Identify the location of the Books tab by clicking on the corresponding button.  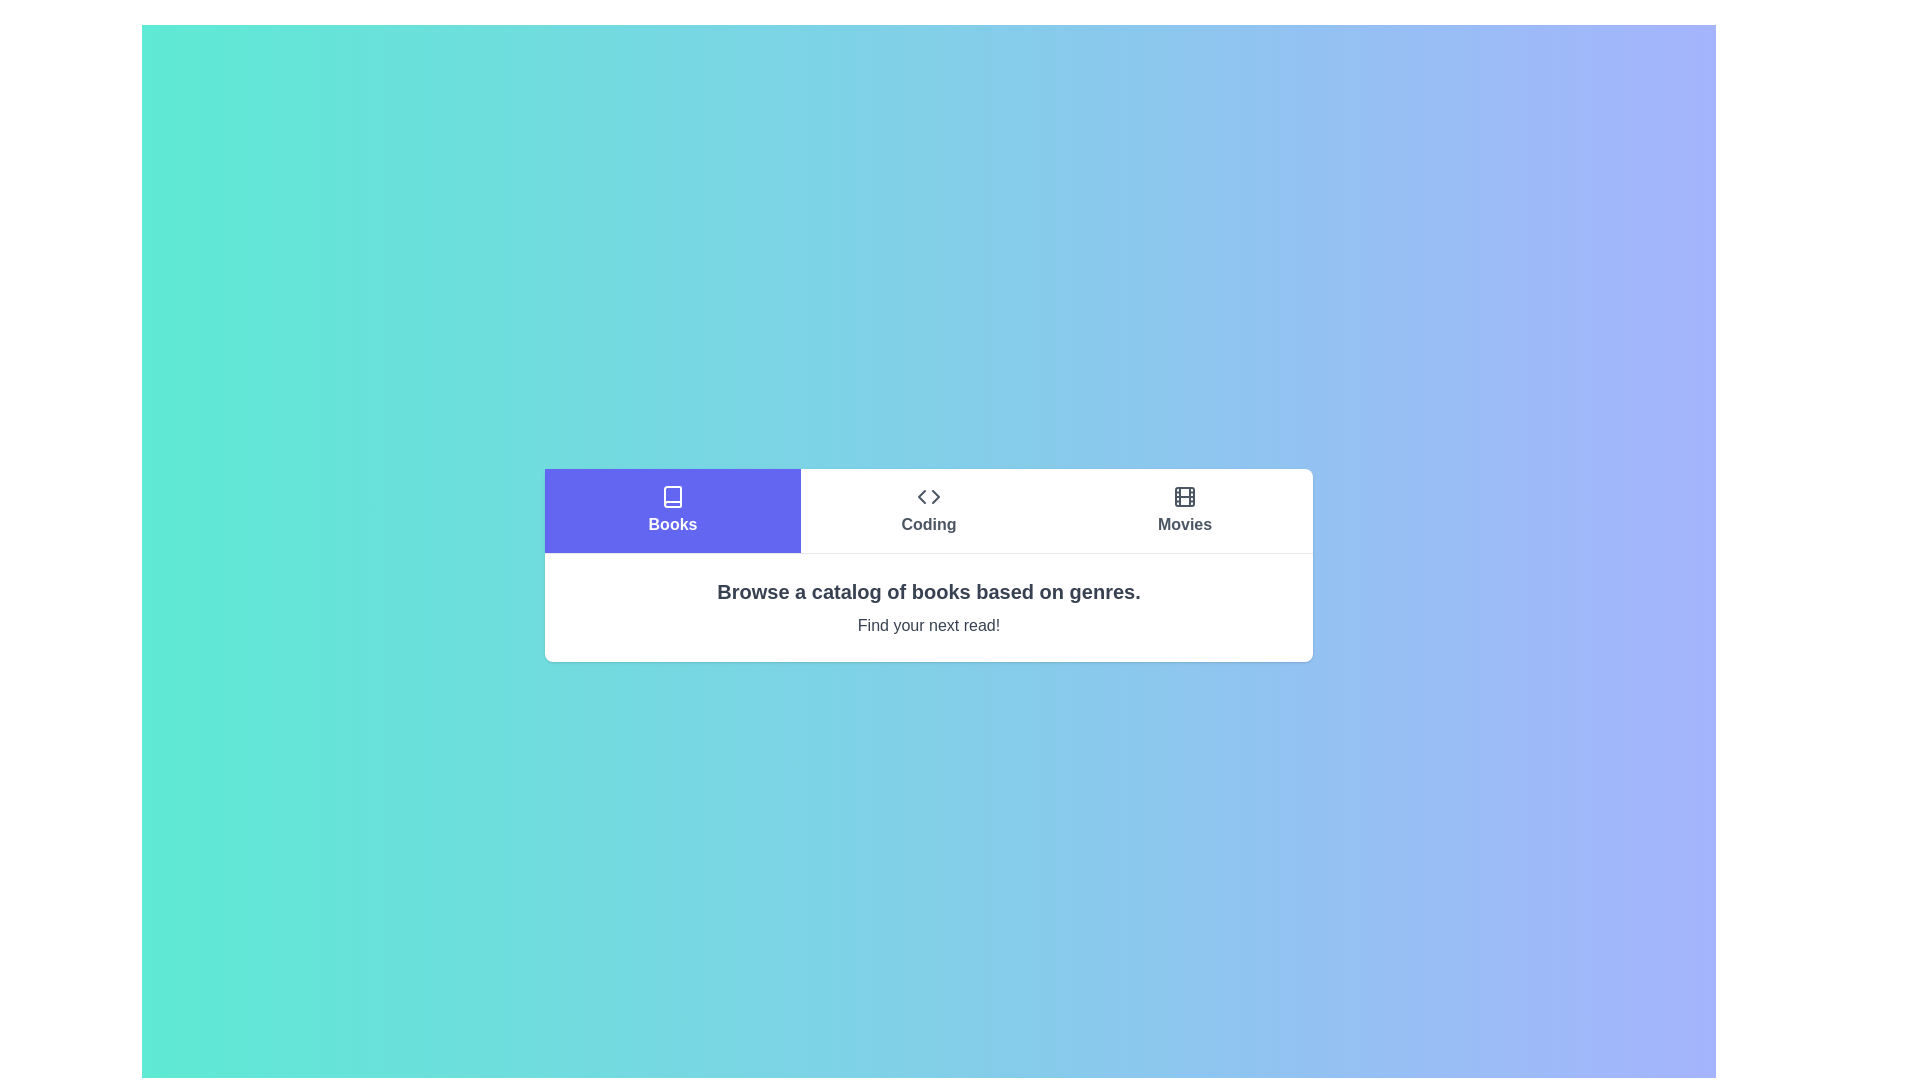
(672, 509).